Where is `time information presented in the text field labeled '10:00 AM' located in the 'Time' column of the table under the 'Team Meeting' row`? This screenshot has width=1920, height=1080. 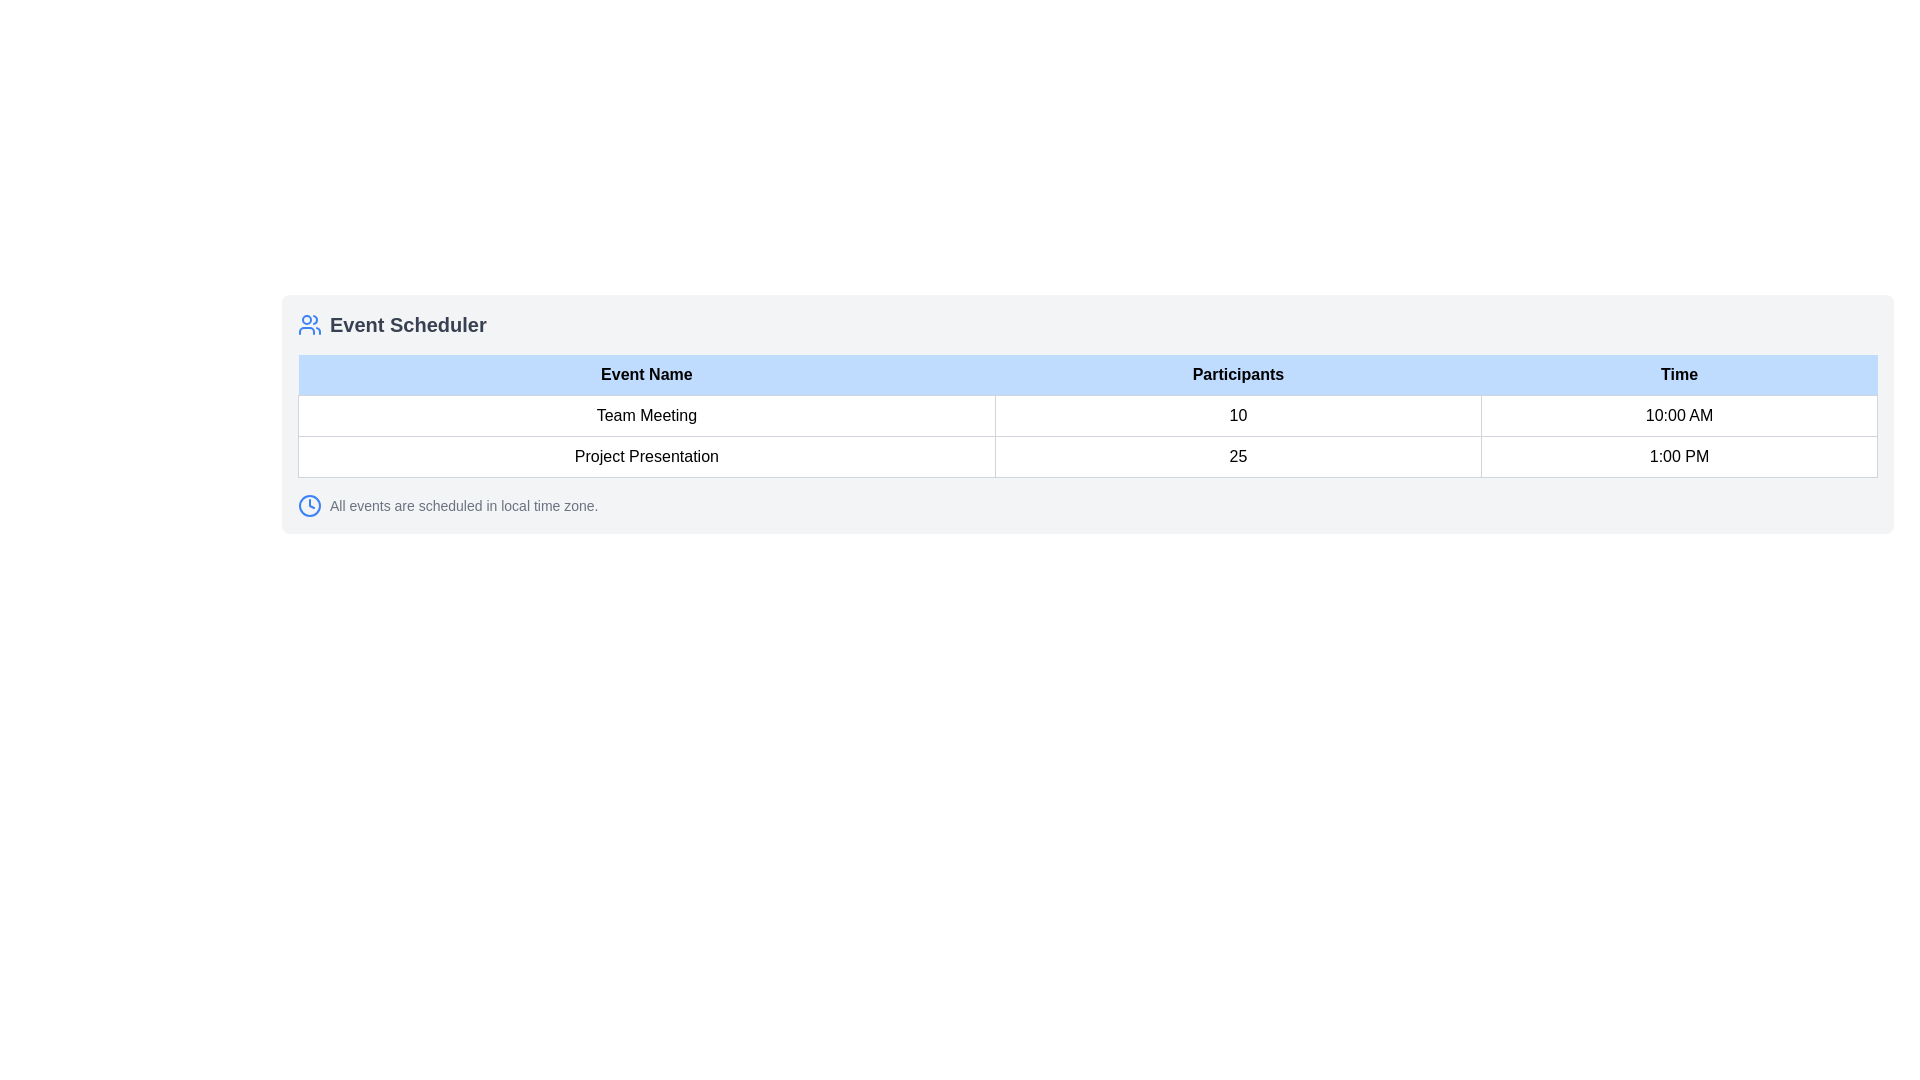
time information presented in the text field labeled '10:00 AM' located in the 'Time' column of the table under the 'Team Meeting' row is located at coordinates (1679, 415).